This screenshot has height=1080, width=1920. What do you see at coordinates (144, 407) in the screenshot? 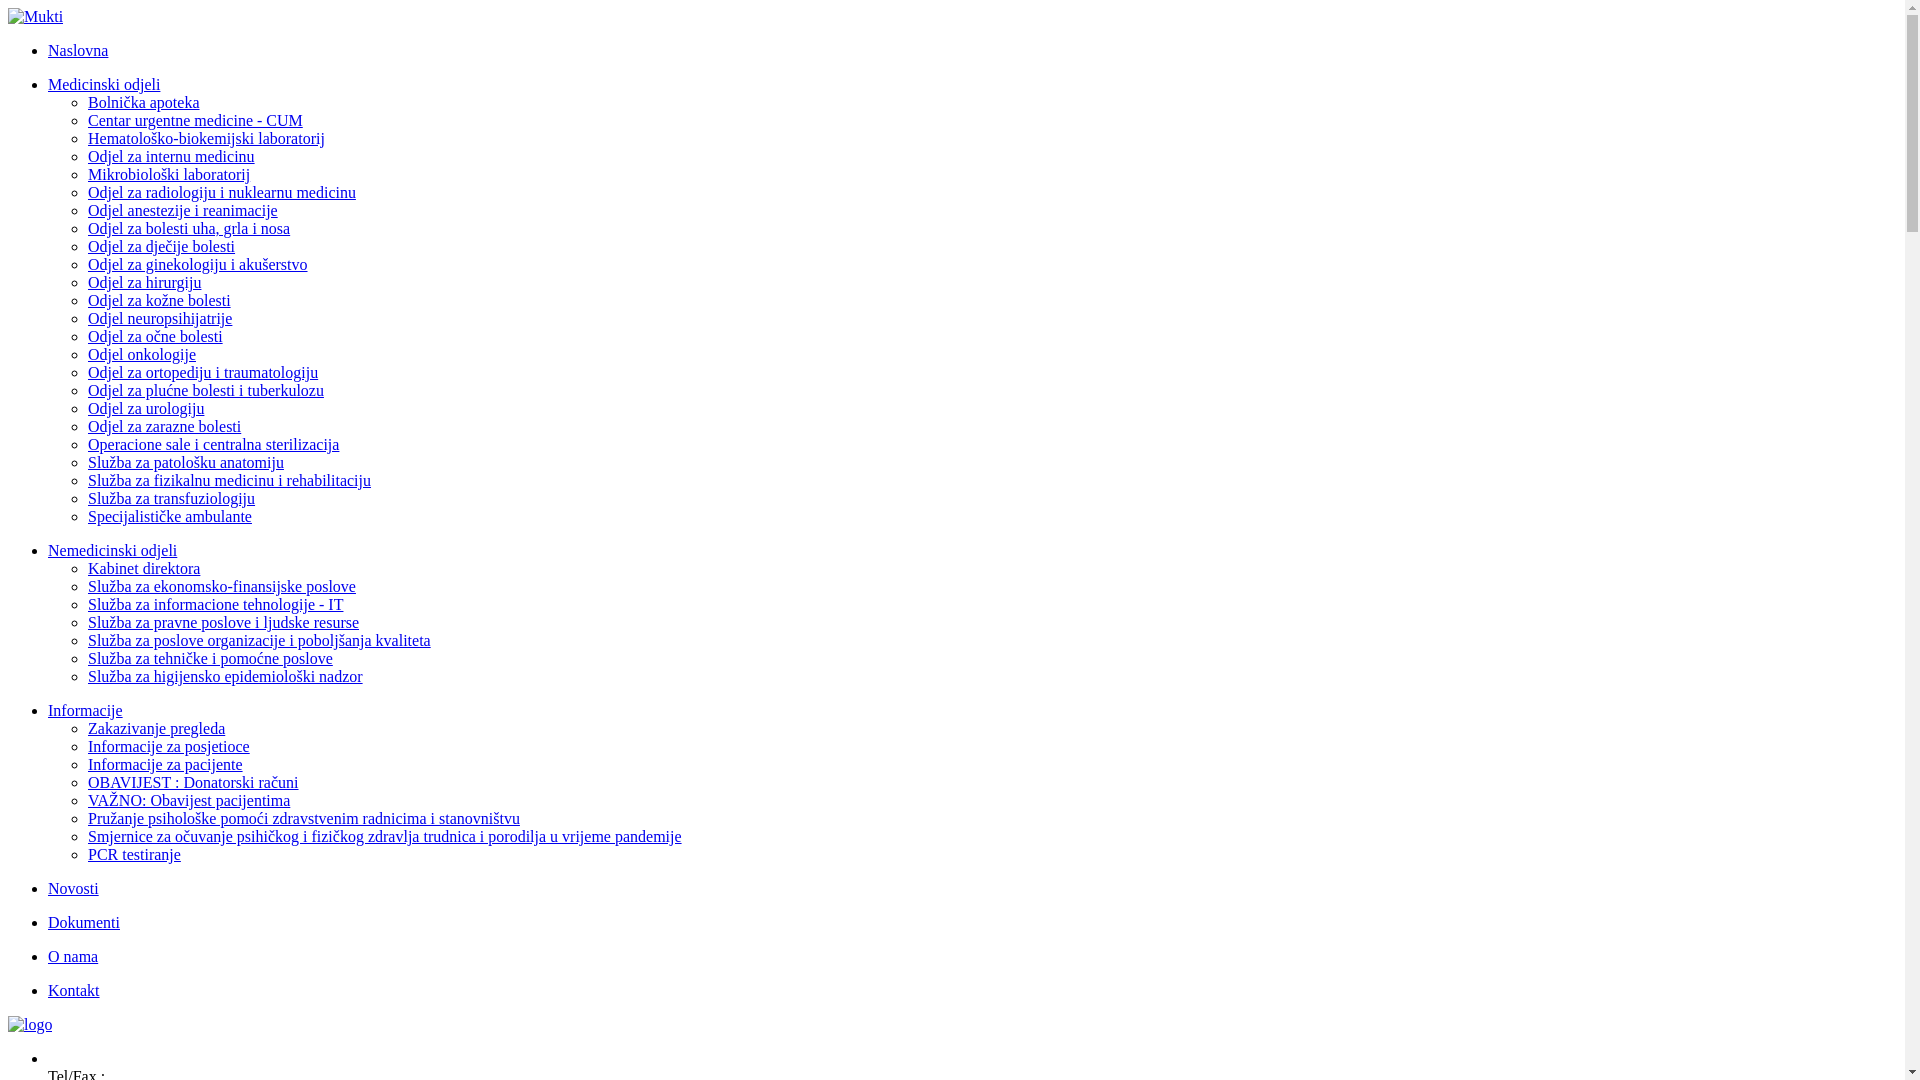
I see `'Odjel za urologiju'` at bounding box center [144, 407].